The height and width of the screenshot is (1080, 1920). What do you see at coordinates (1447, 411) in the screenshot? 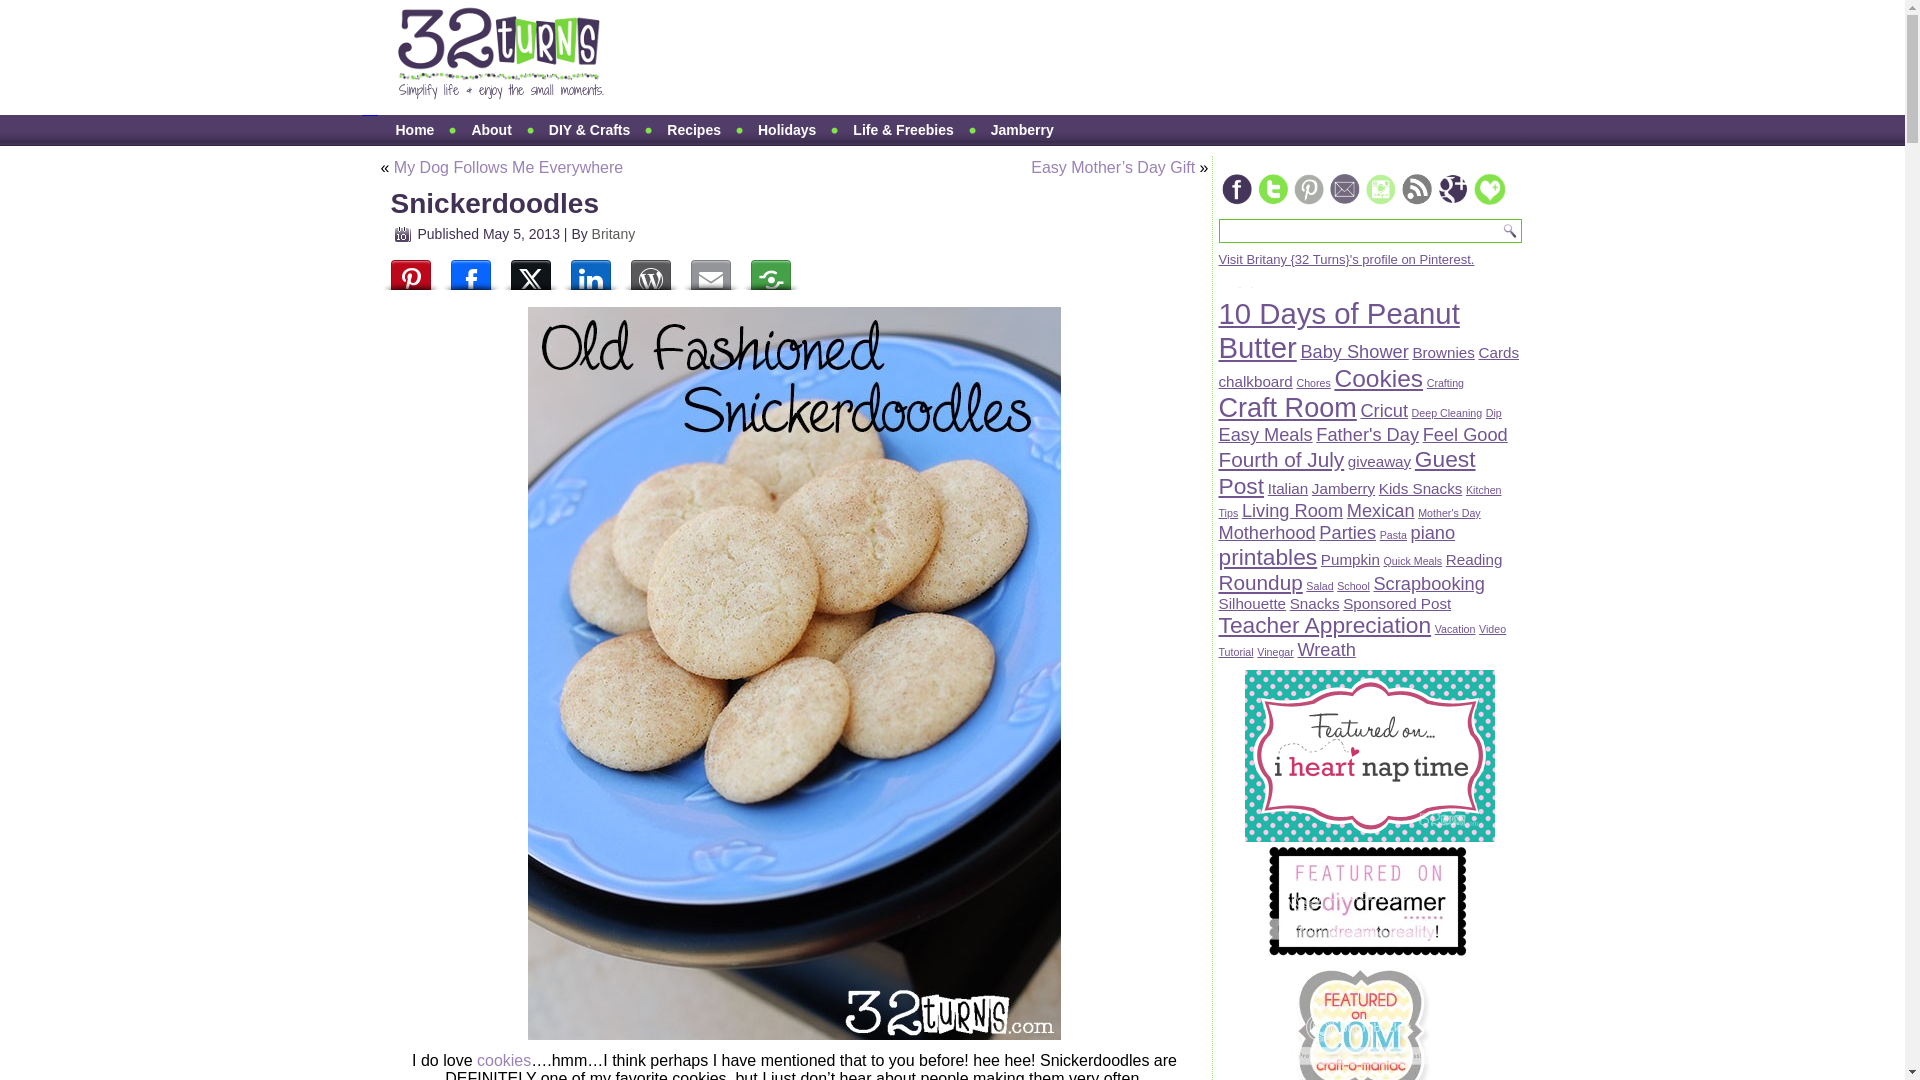
I see `'Deep Cleaning'` at bounding box center [1447, 411].